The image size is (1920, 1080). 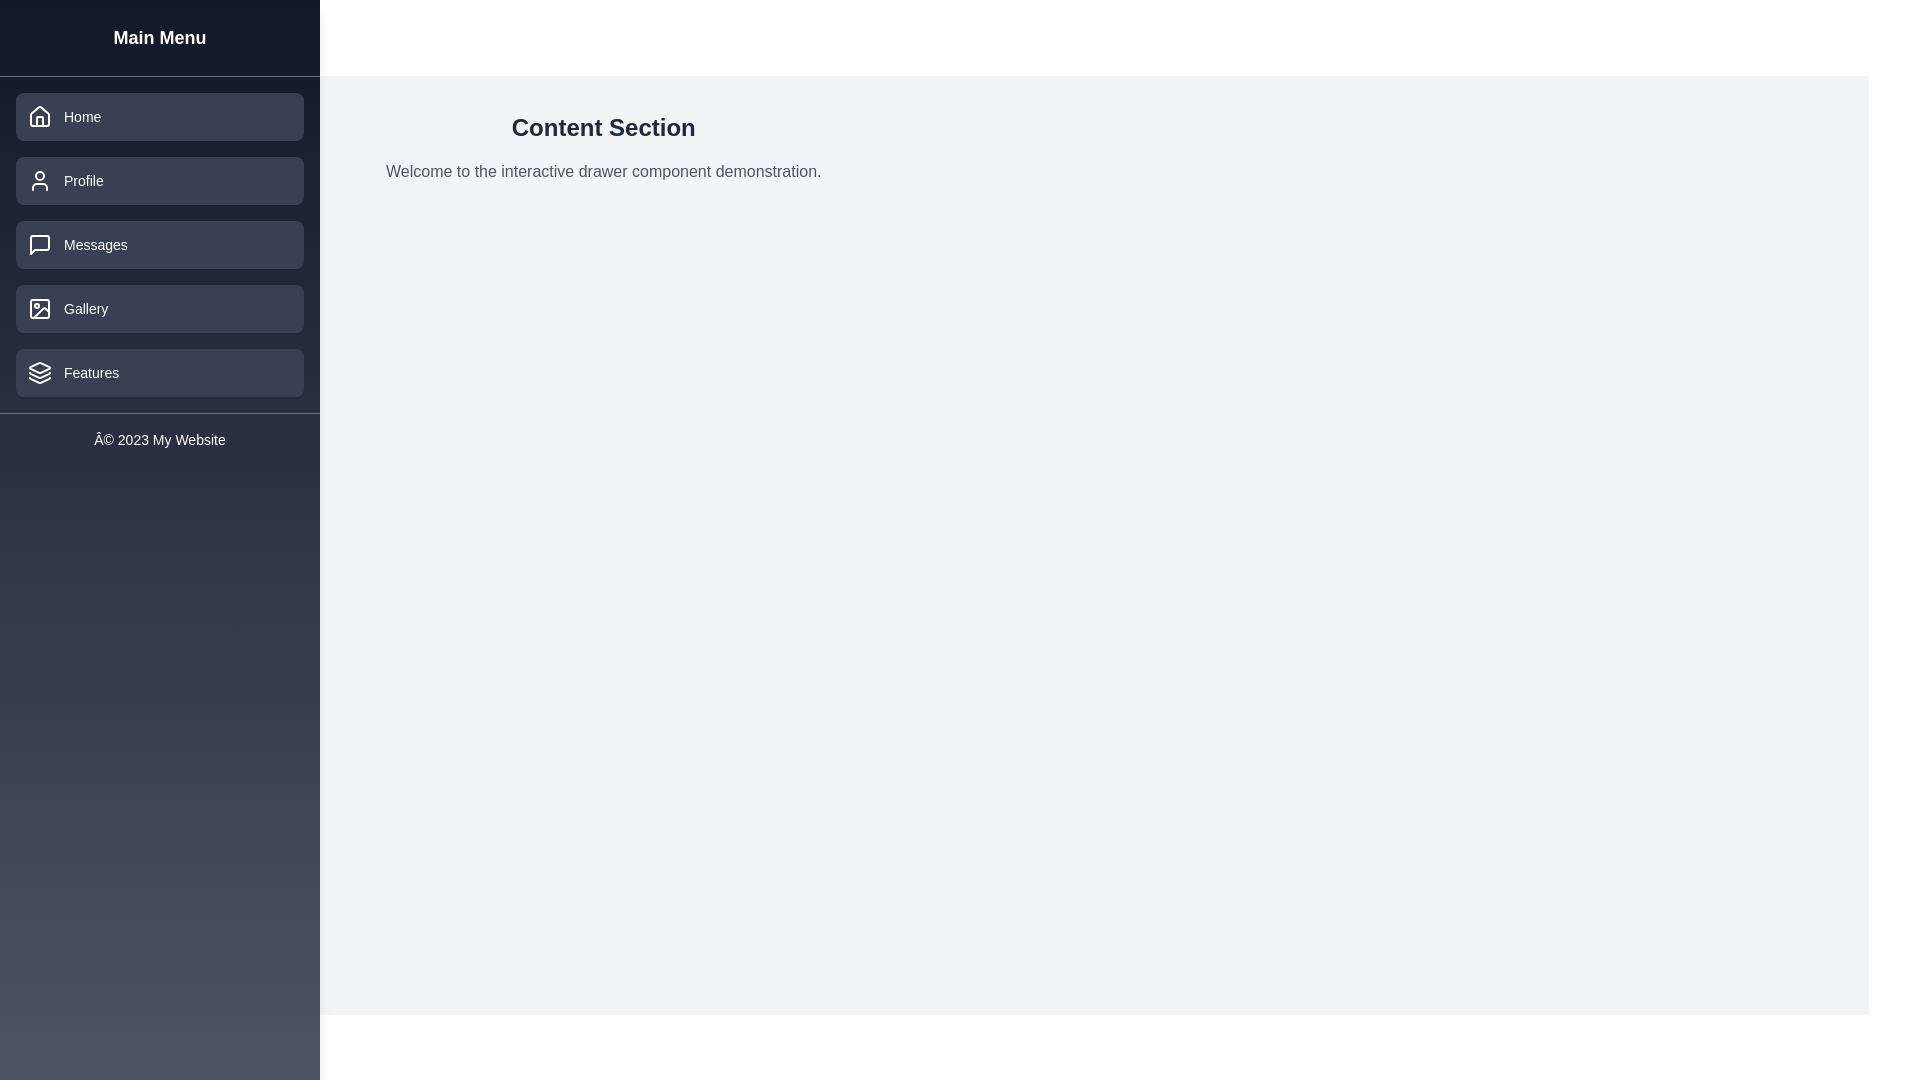 I want to click on the 'Home' button located at the top of the vertical navigation menu in the left pane to observe styling changes, so click(x=158, y=116).